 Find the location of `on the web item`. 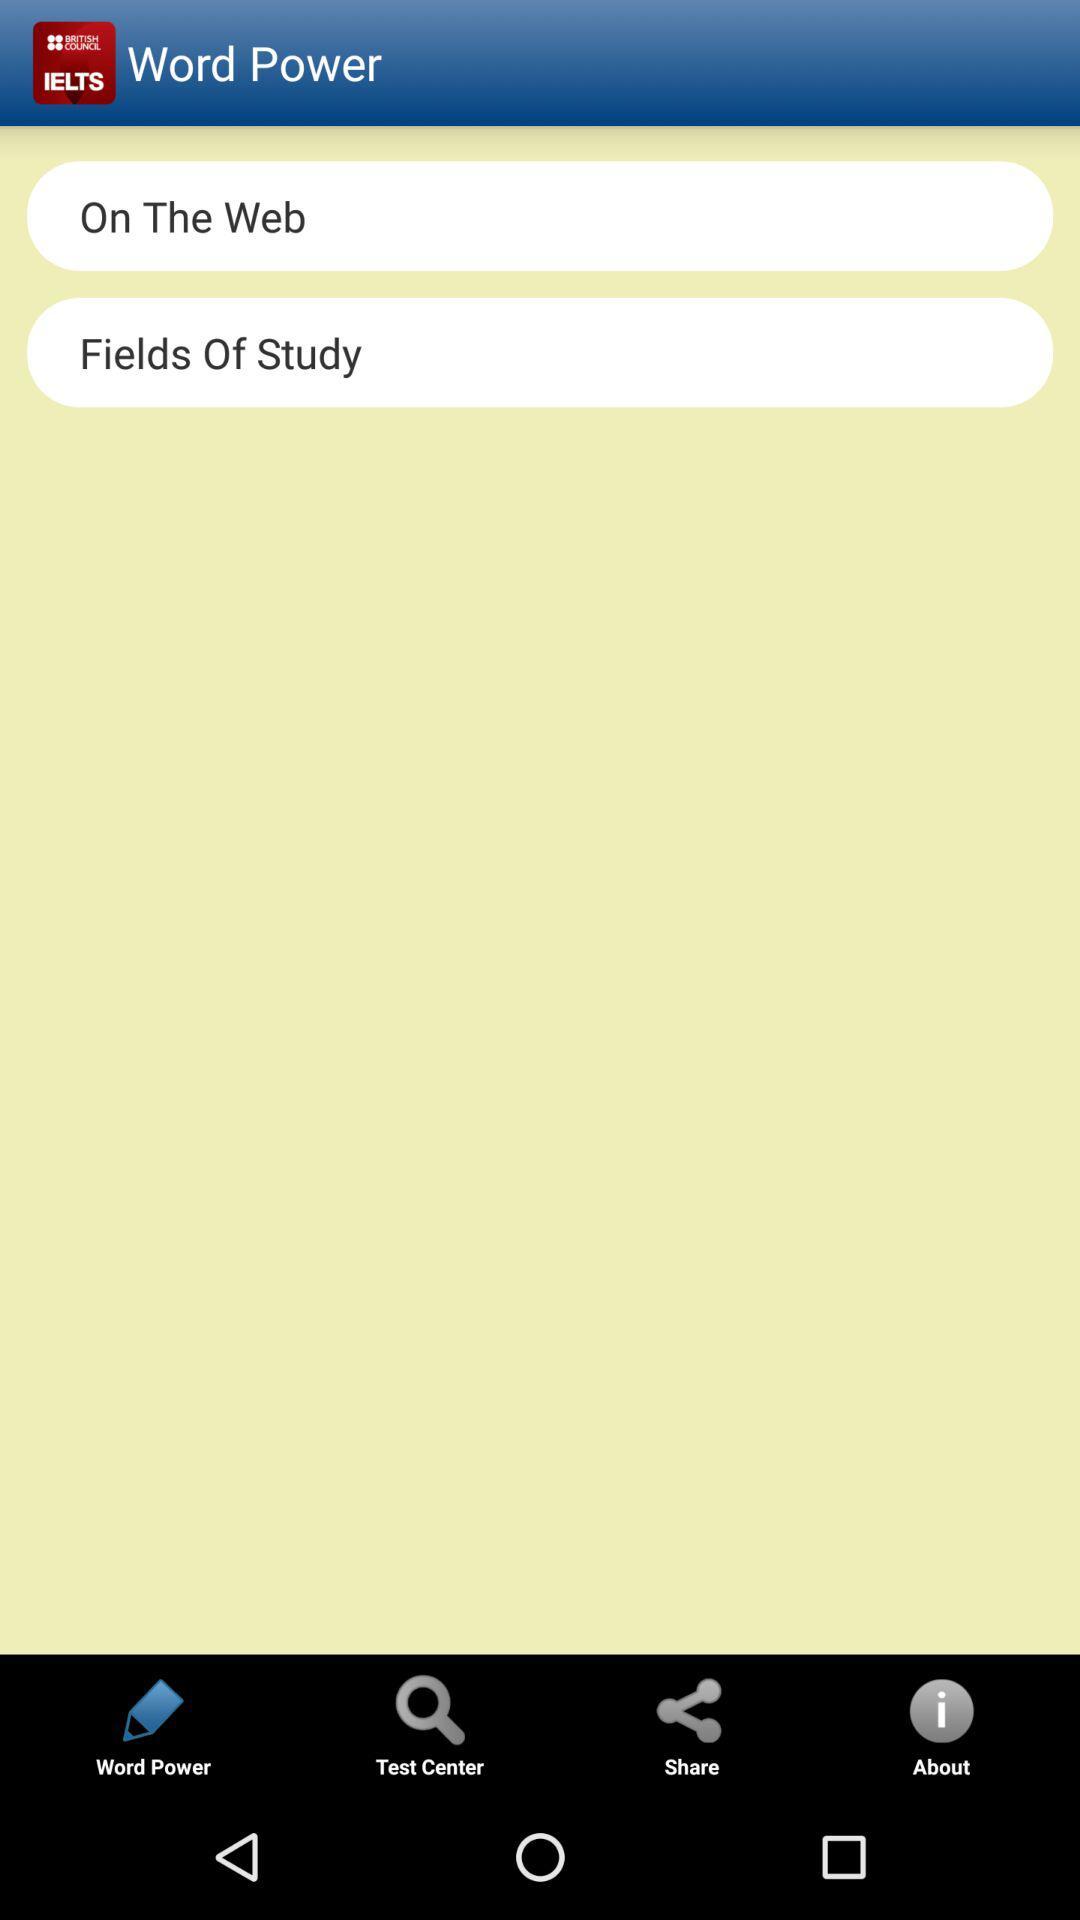

on the web item is located at coordinates (540, 216).